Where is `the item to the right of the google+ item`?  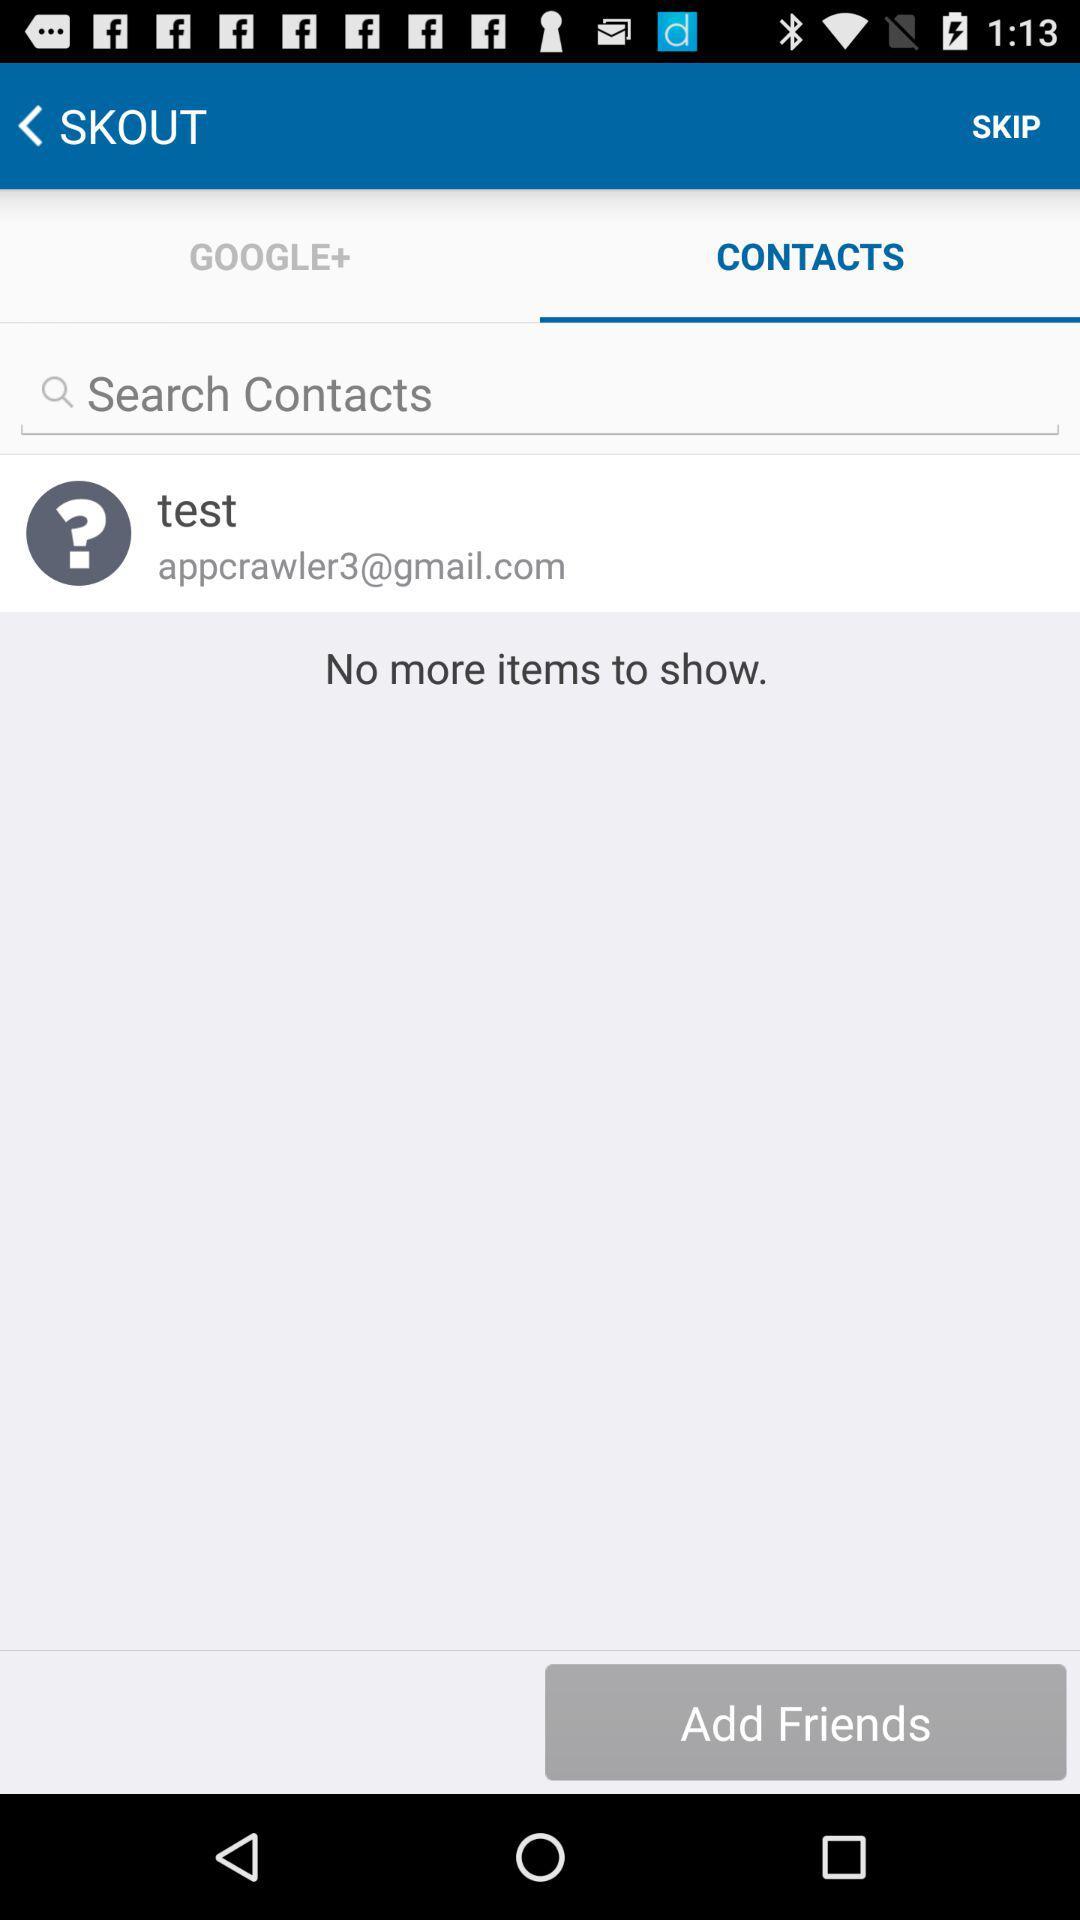
the item to the right of the google+ item is located at coordinates (1006, 124).